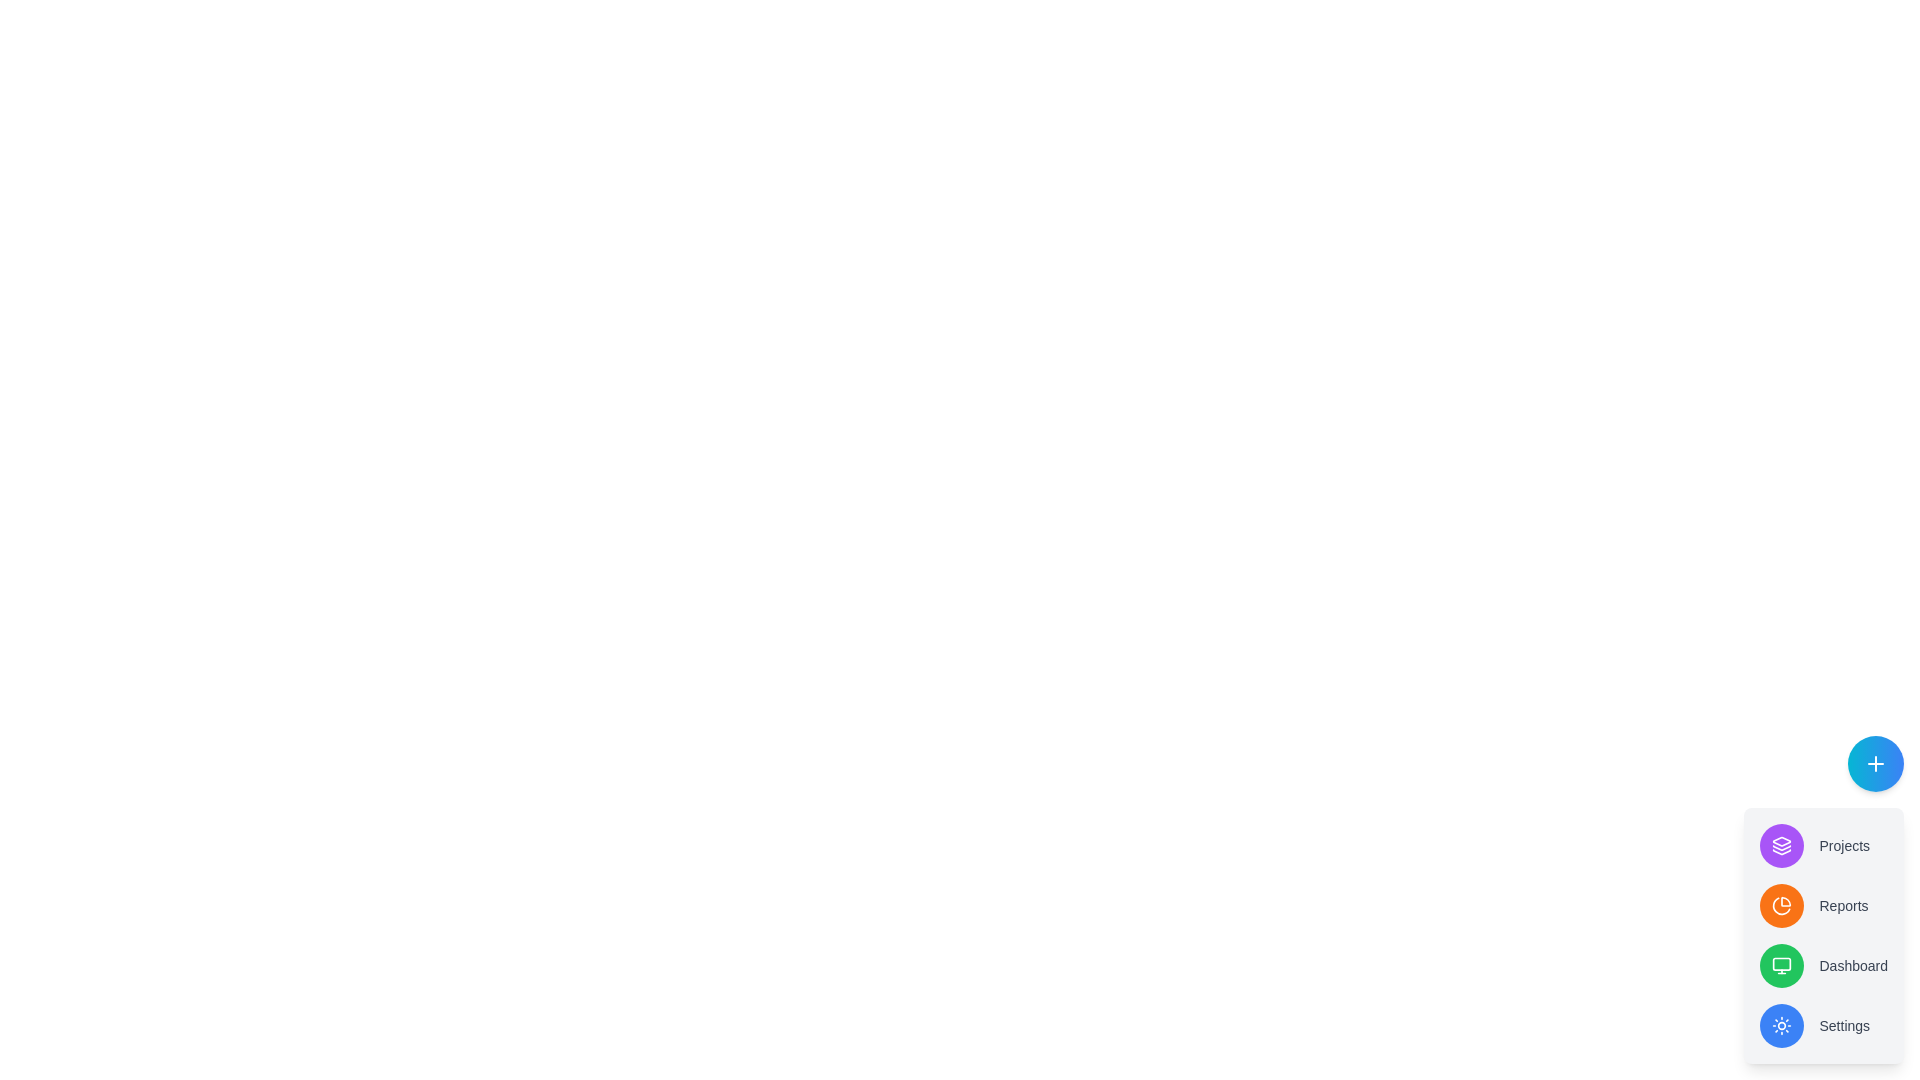 The image size is (1920, 1080). What do you see at coordinates (1781, 841) in the screenshot?
I see `the topmost vector graphic component within the SVG that represents layers or levels, located in the upper-left portion of the SVG` at bounding box center [1781, 841].